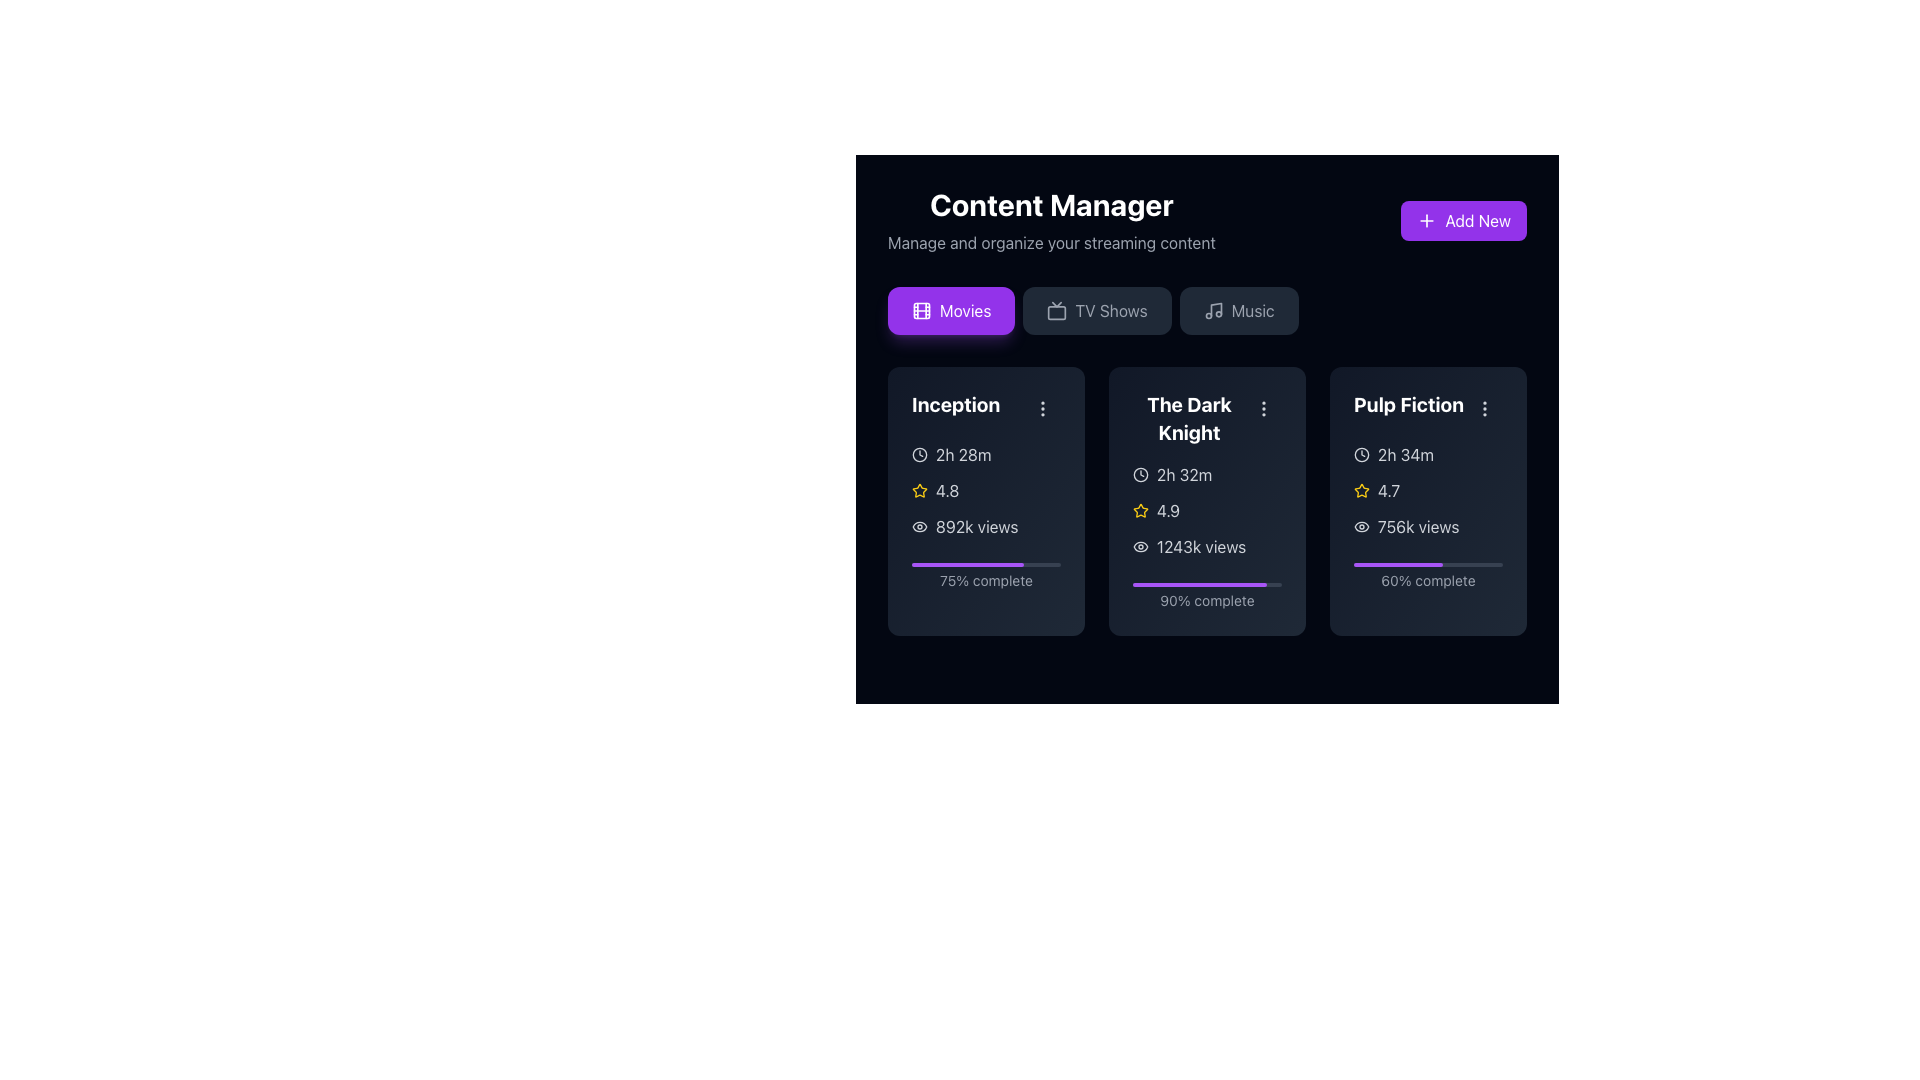 Image resolution: width=1920 pixels, height=1080 pixels. Describe the element at coordinates (1361, 455) in the screenshot. I see `the clock icon indicating the duration of the movie 'Pulp Fiction', which is positioned before the text '2h 34m' in the third card of the interface layout` at that location.